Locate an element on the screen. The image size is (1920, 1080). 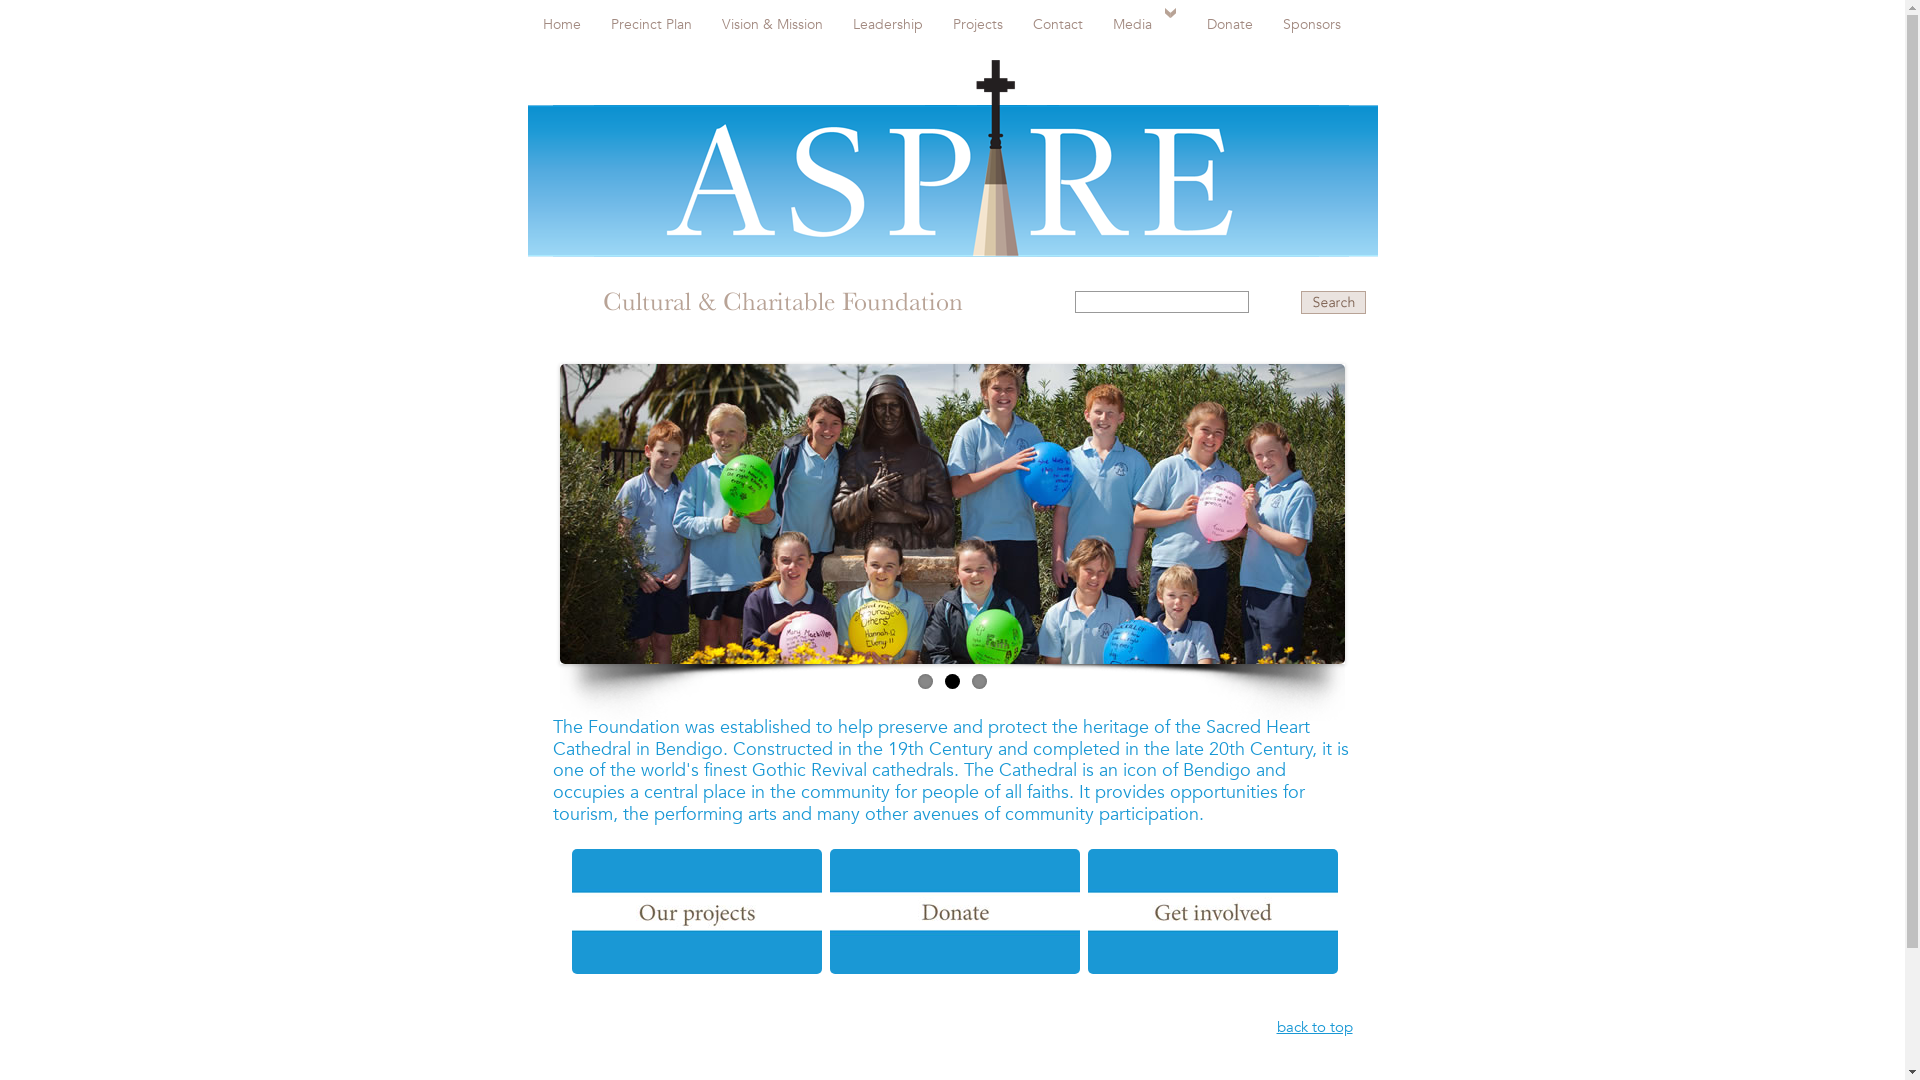
'Media is located at coordinates (1145, 23).